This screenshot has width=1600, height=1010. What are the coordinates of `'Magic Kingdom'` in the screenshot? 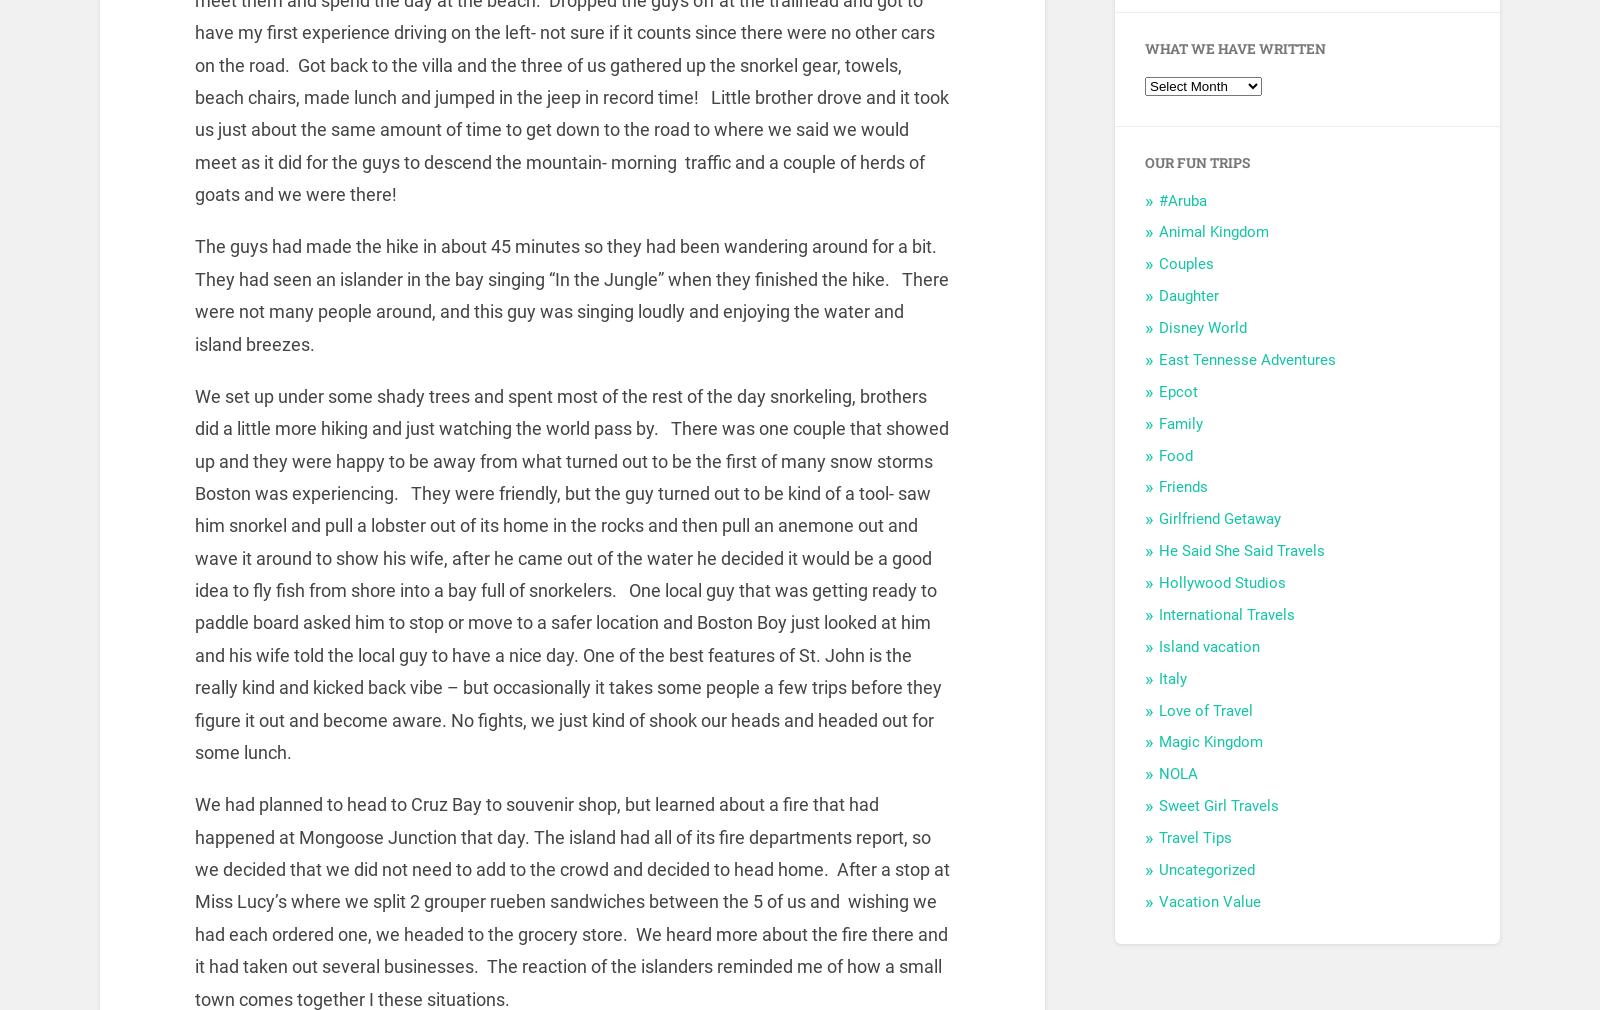 It's located at (1159, 741).